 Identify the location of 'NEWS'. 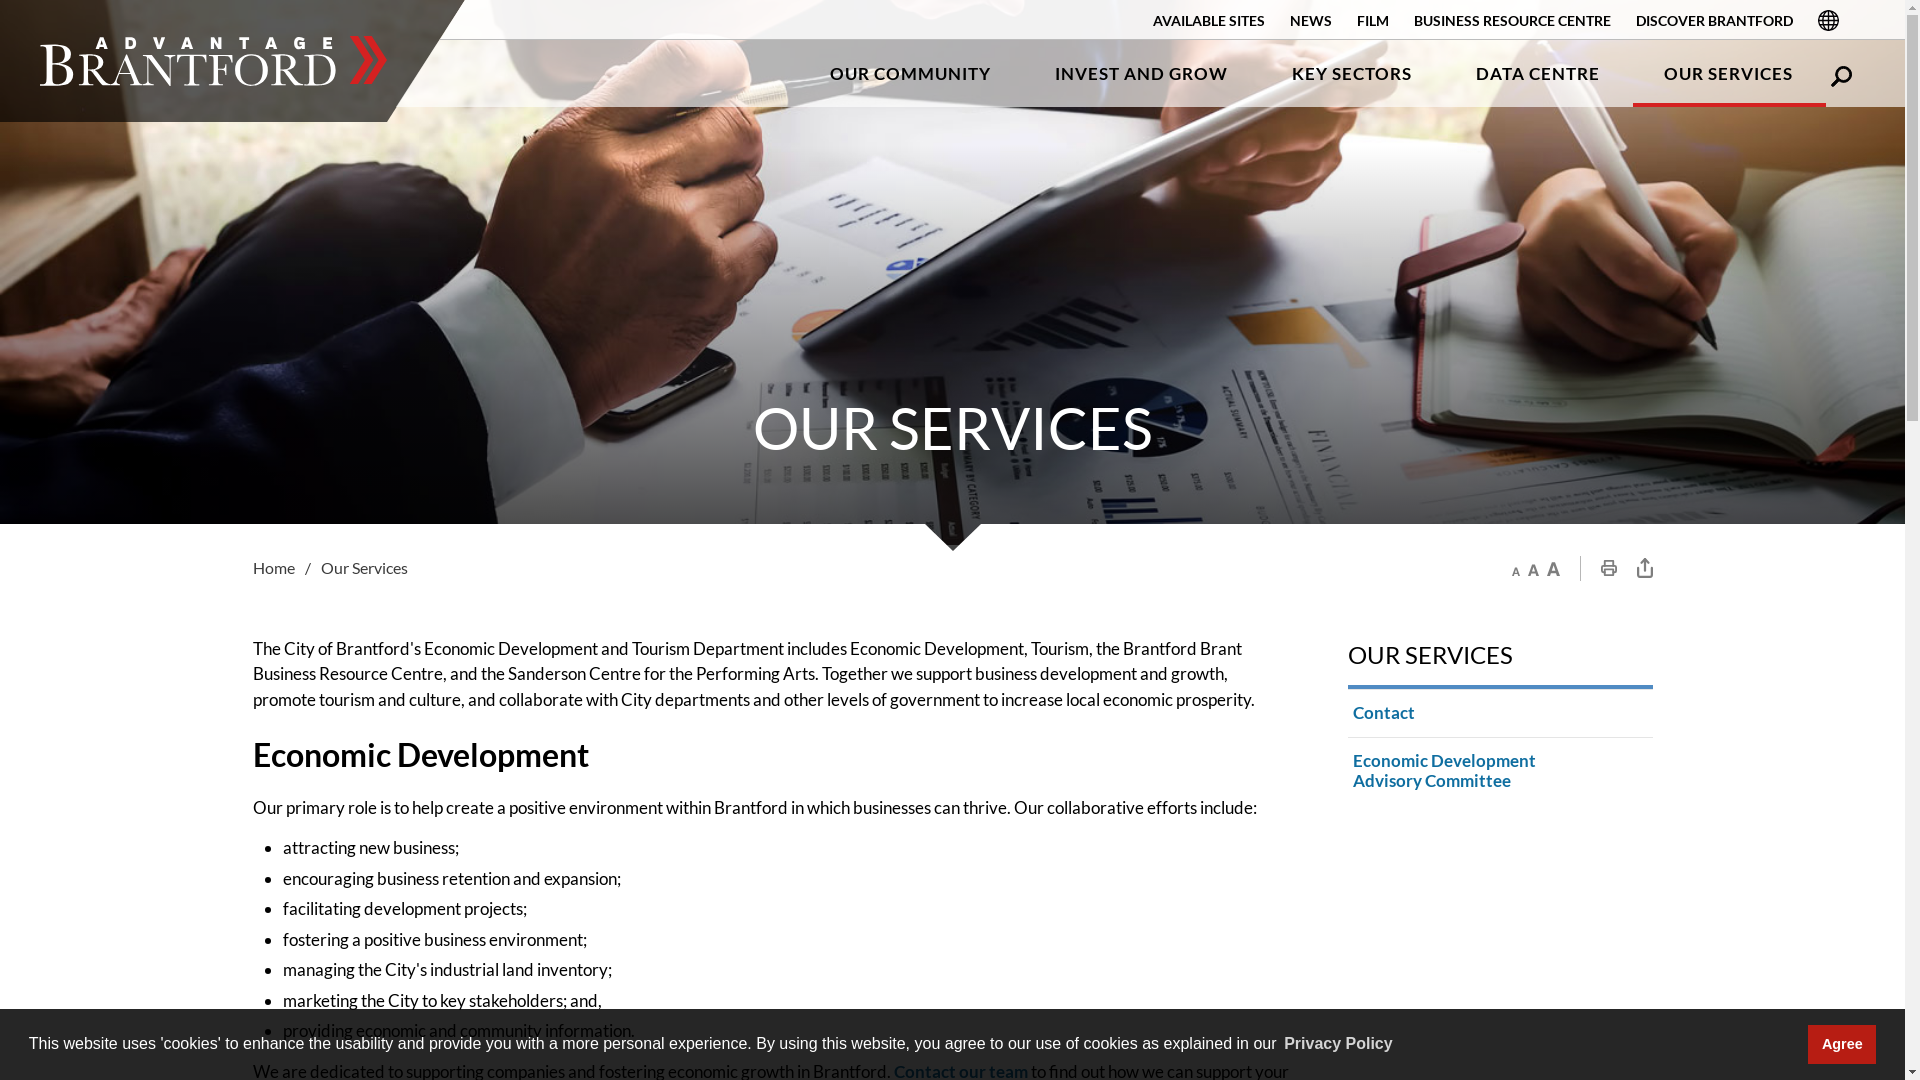
(1310, 20).